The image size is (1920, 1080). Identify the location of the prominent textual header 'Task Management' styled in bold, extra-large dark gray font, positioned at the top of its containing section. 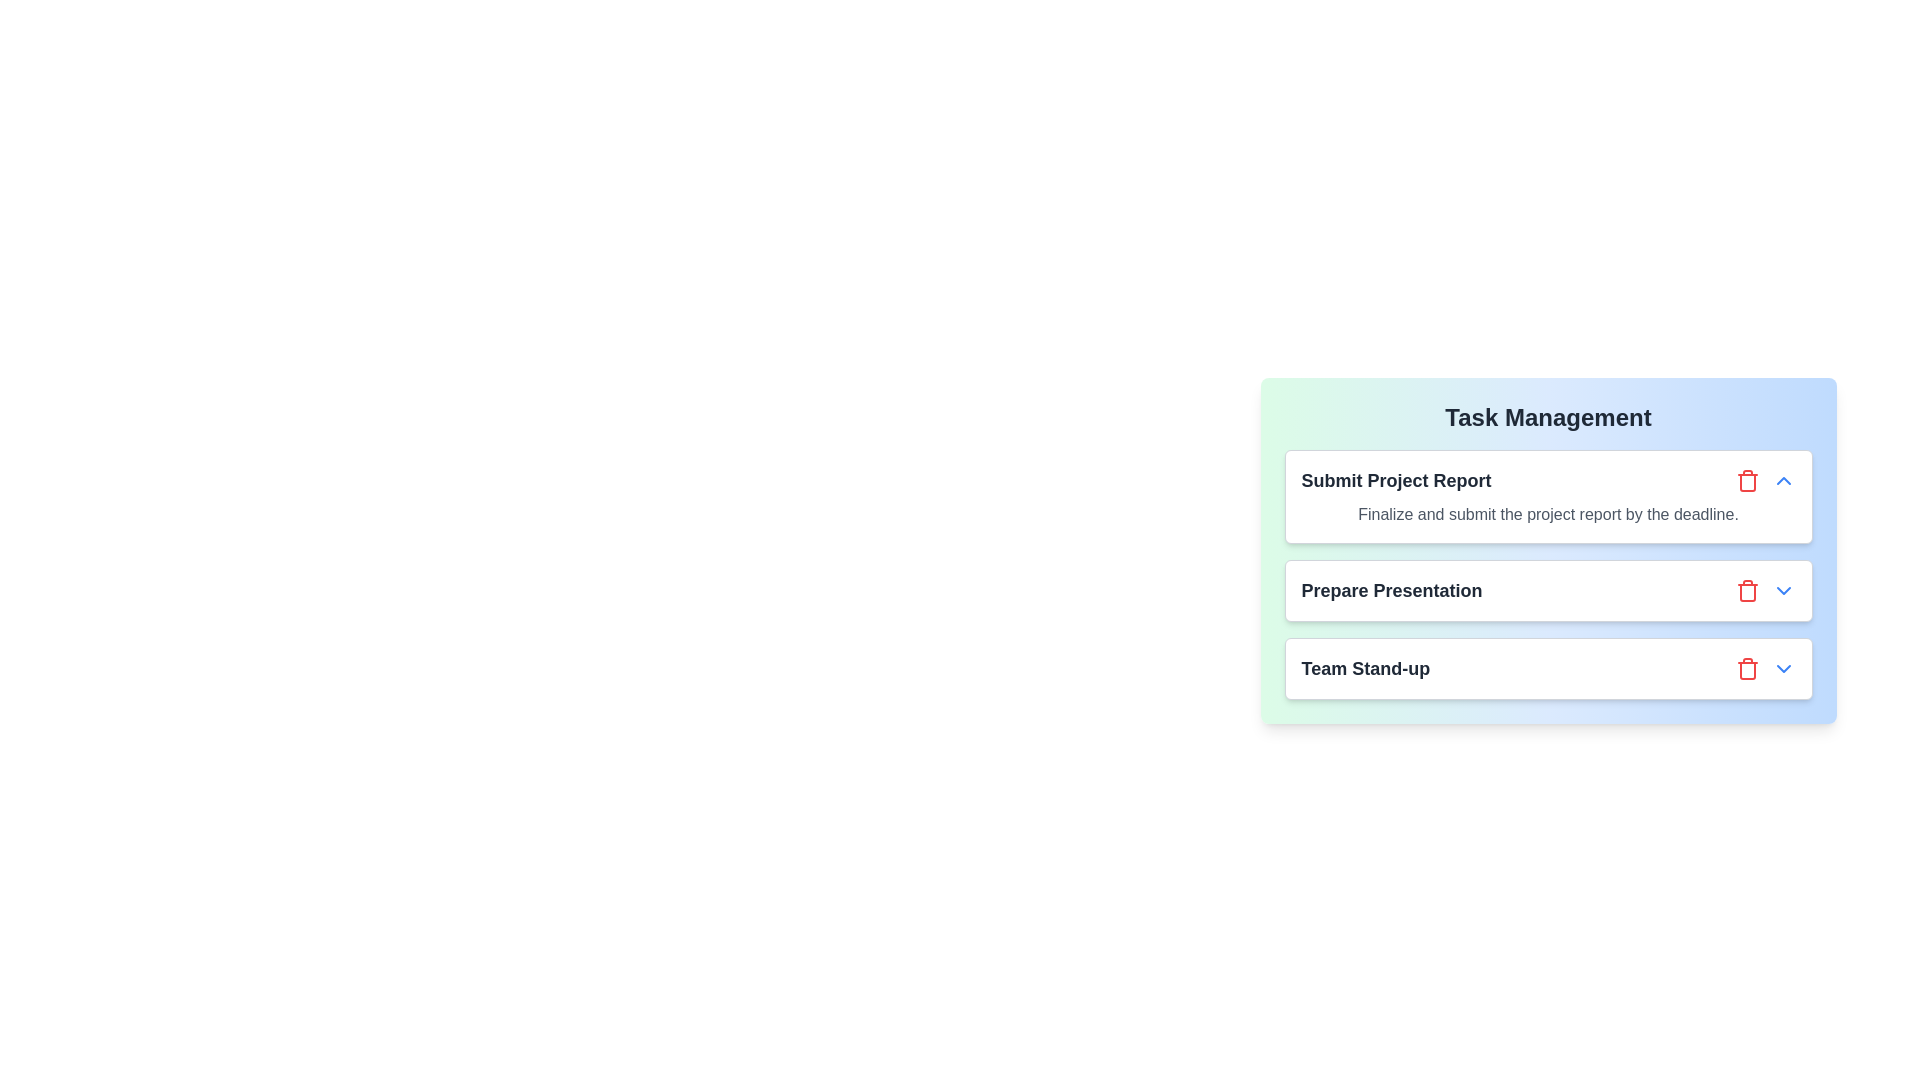
(1547, 416).